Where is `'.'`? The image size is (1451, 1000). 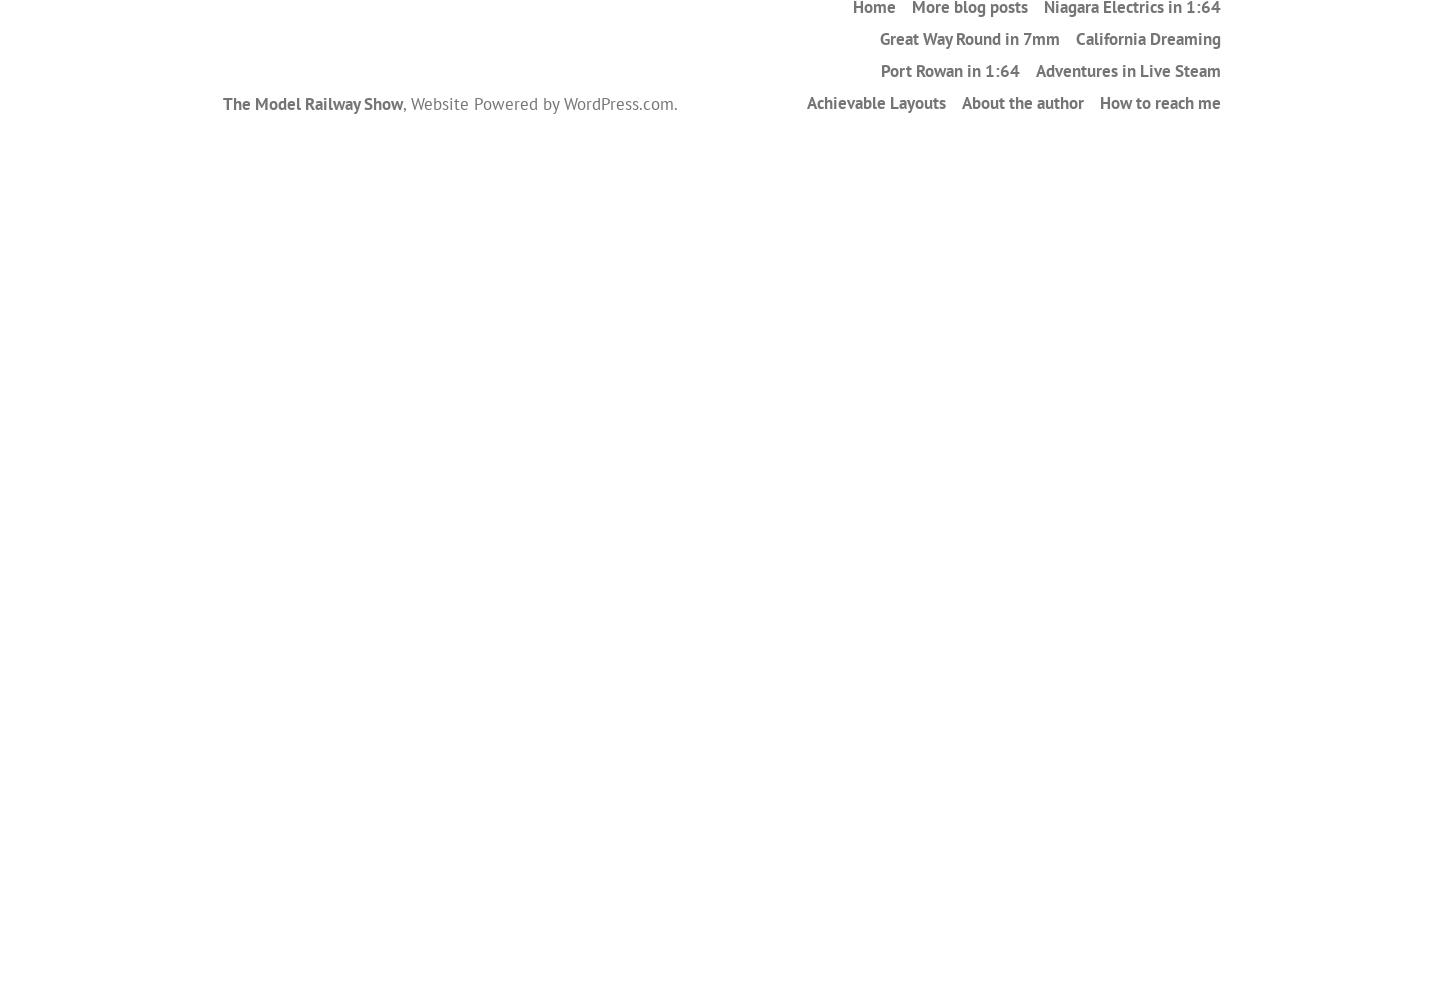 '.' is located at coordinates (675, 102).